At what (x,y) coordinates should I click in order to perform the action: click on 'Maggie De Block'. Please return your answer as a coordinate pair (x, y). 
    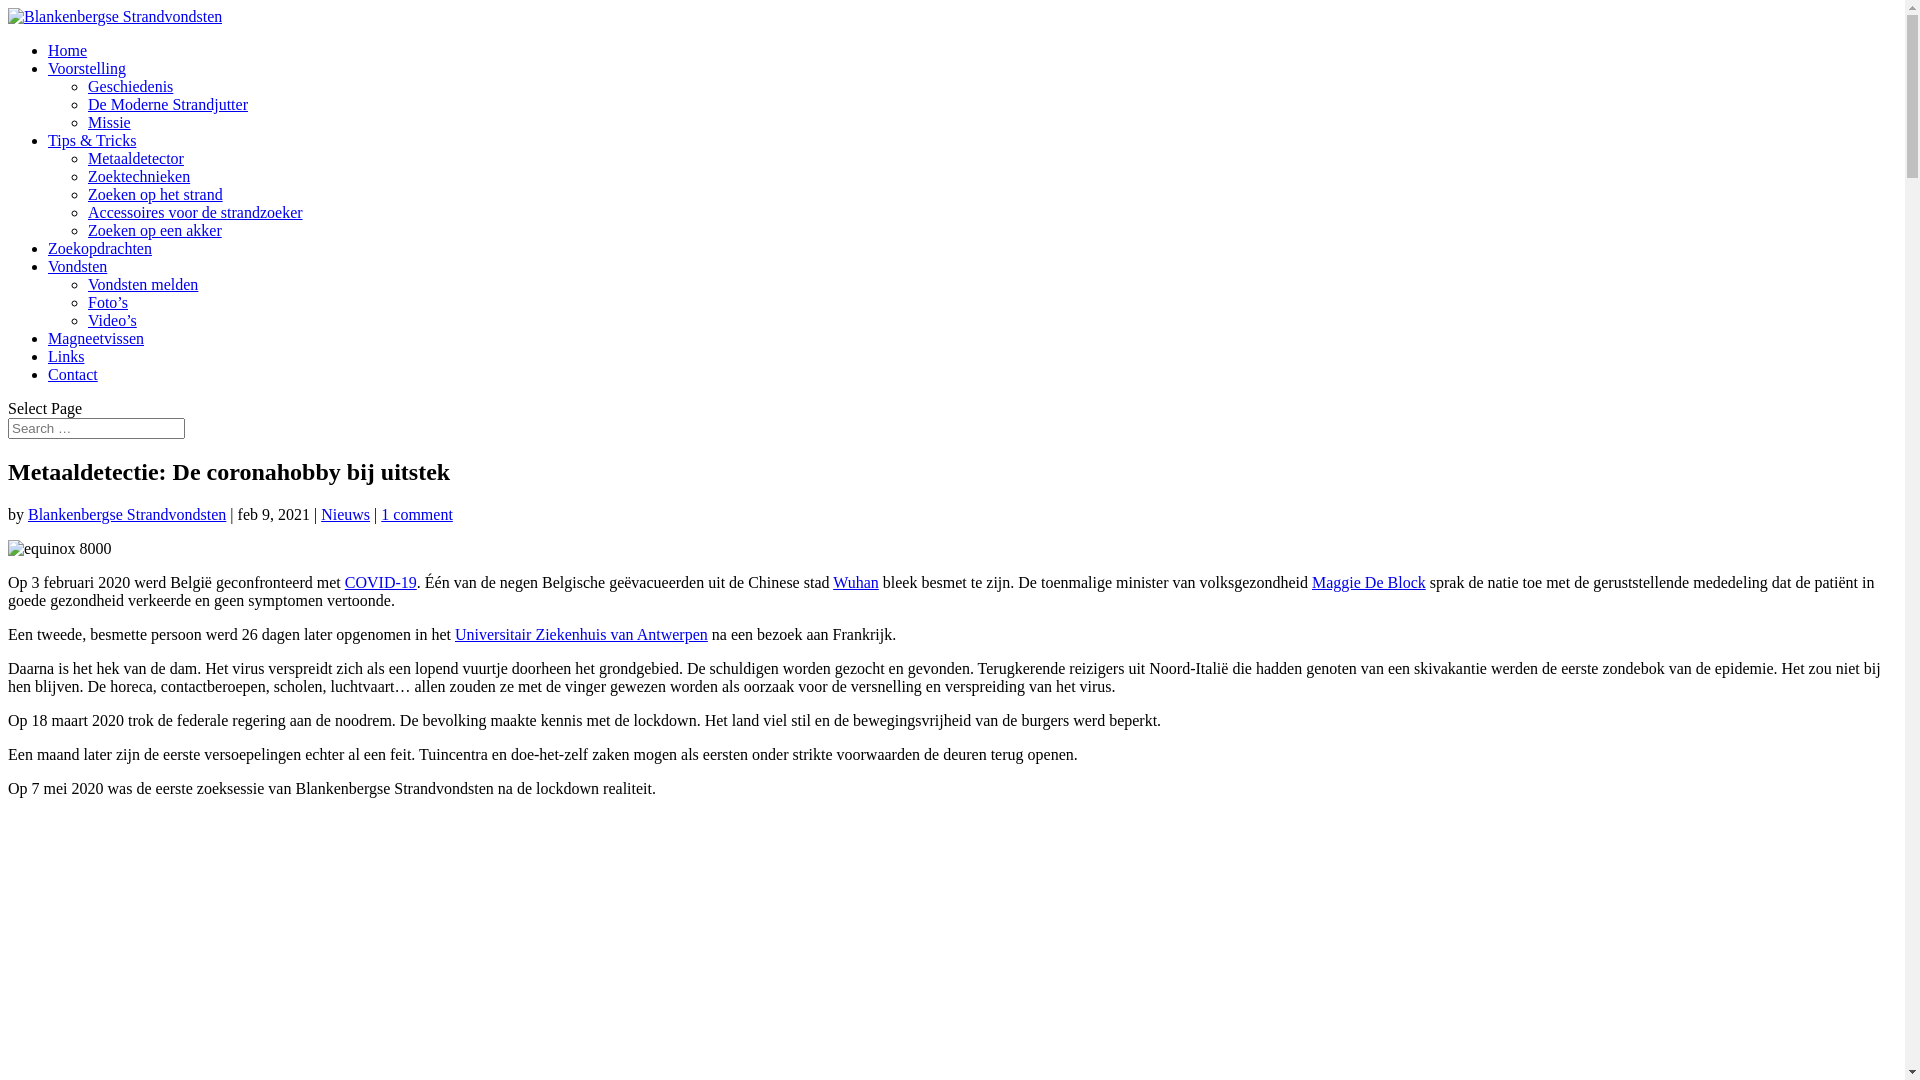
    Looking at the image, I should click on (1367, 582).